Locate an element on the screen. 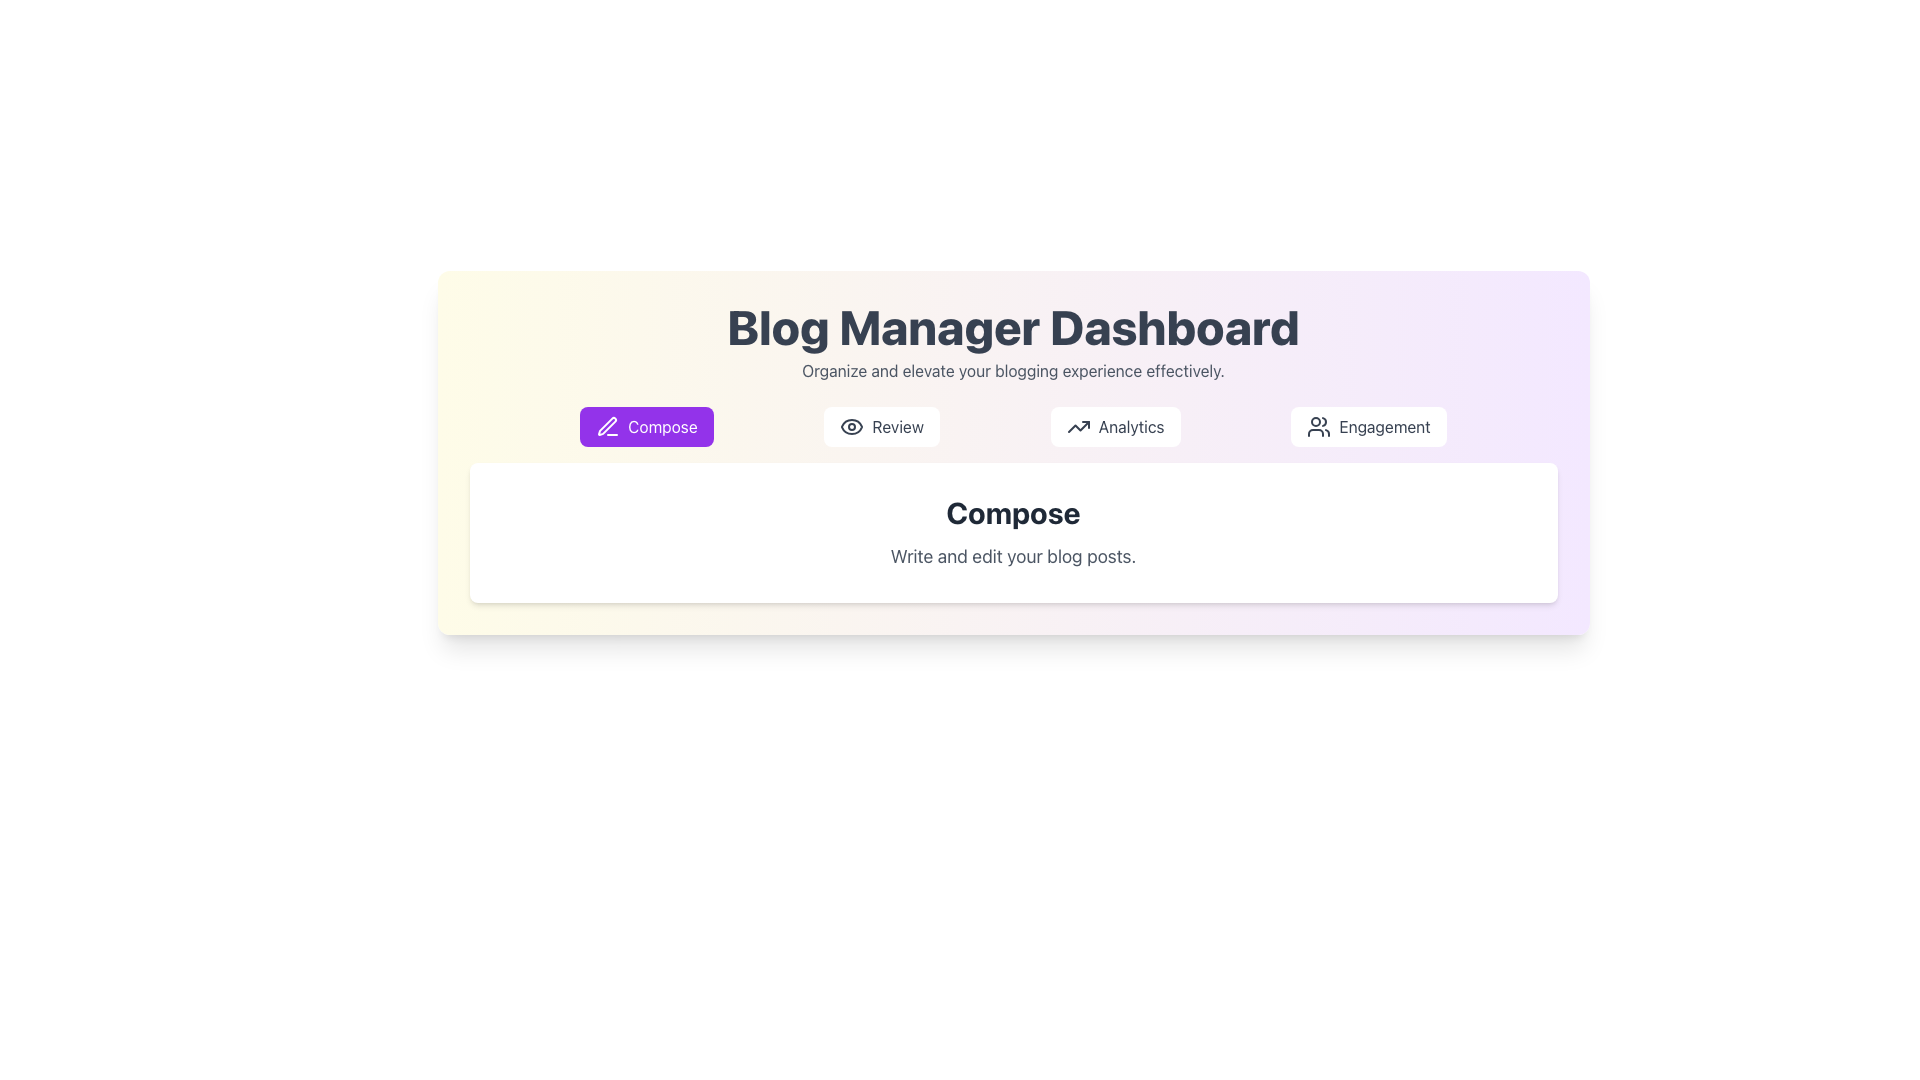 The width and height of the screenshot is (1920, 1080). the 'Engagement' text label located on the far right of the navigation bar, which is styled in dark gray and associated with a button-like structure is located at coordinates (1384, 426).